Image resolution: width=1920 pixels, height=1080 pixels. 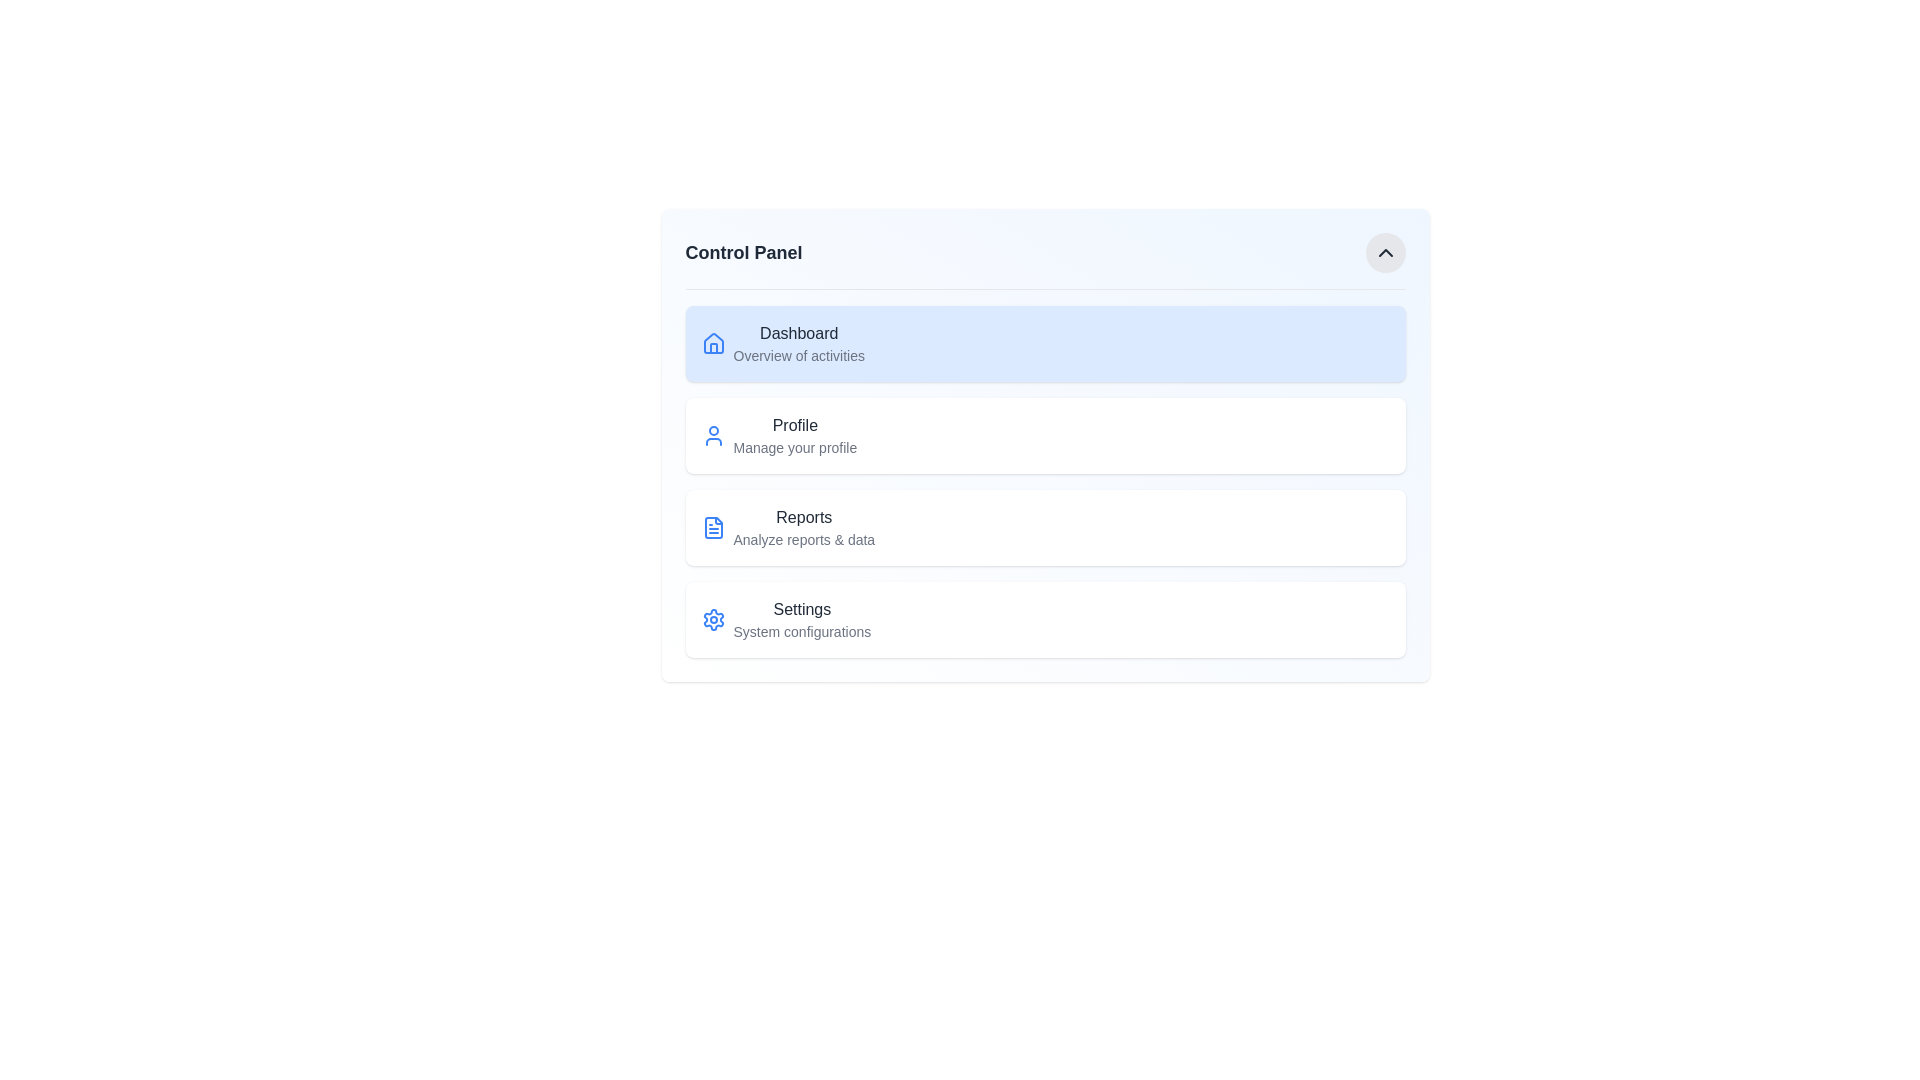 I want to click on the 'Settings' label, which includes the bold text 'Settings' and the lighter text 'System configurations', located in the fourth section of the Control Panel, so click(x=802, y=619).